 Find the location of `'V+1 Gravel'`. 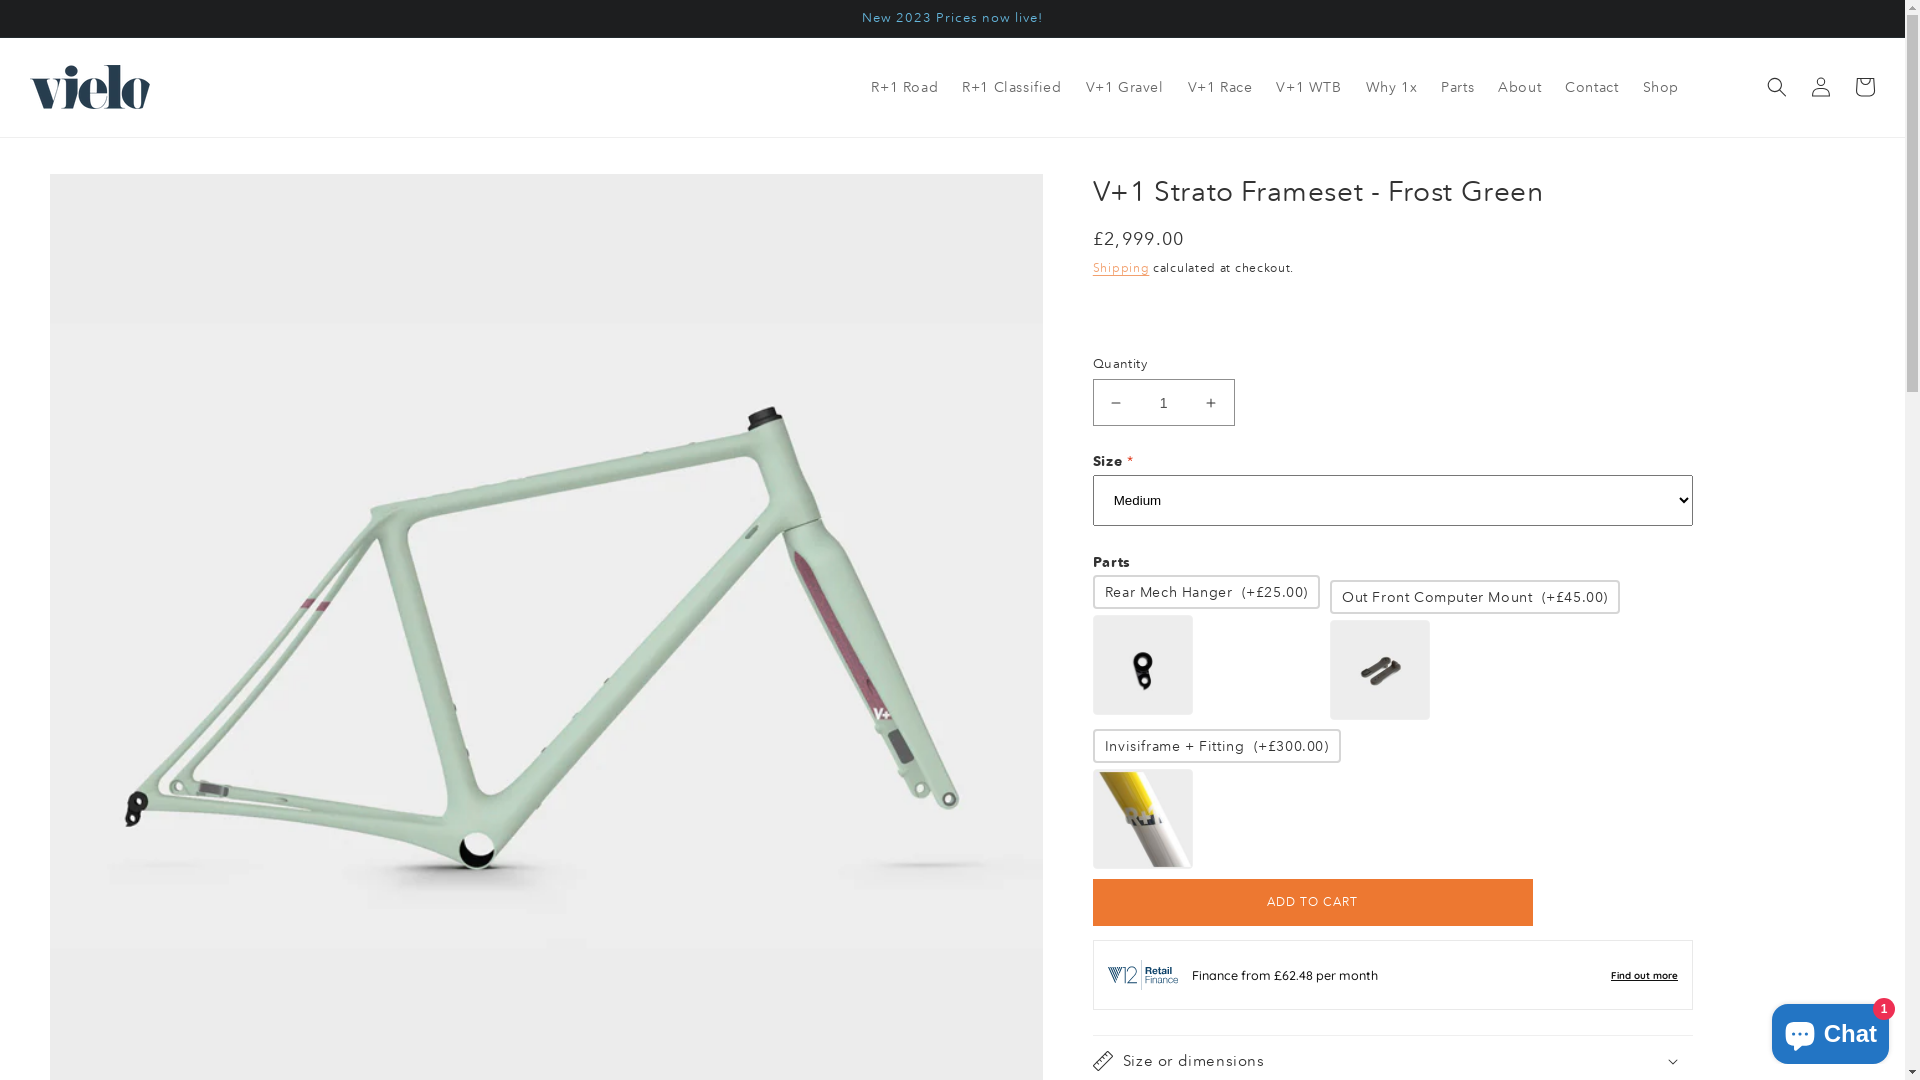

'V+1 Gravel' is located at coordinates (1124, 86).